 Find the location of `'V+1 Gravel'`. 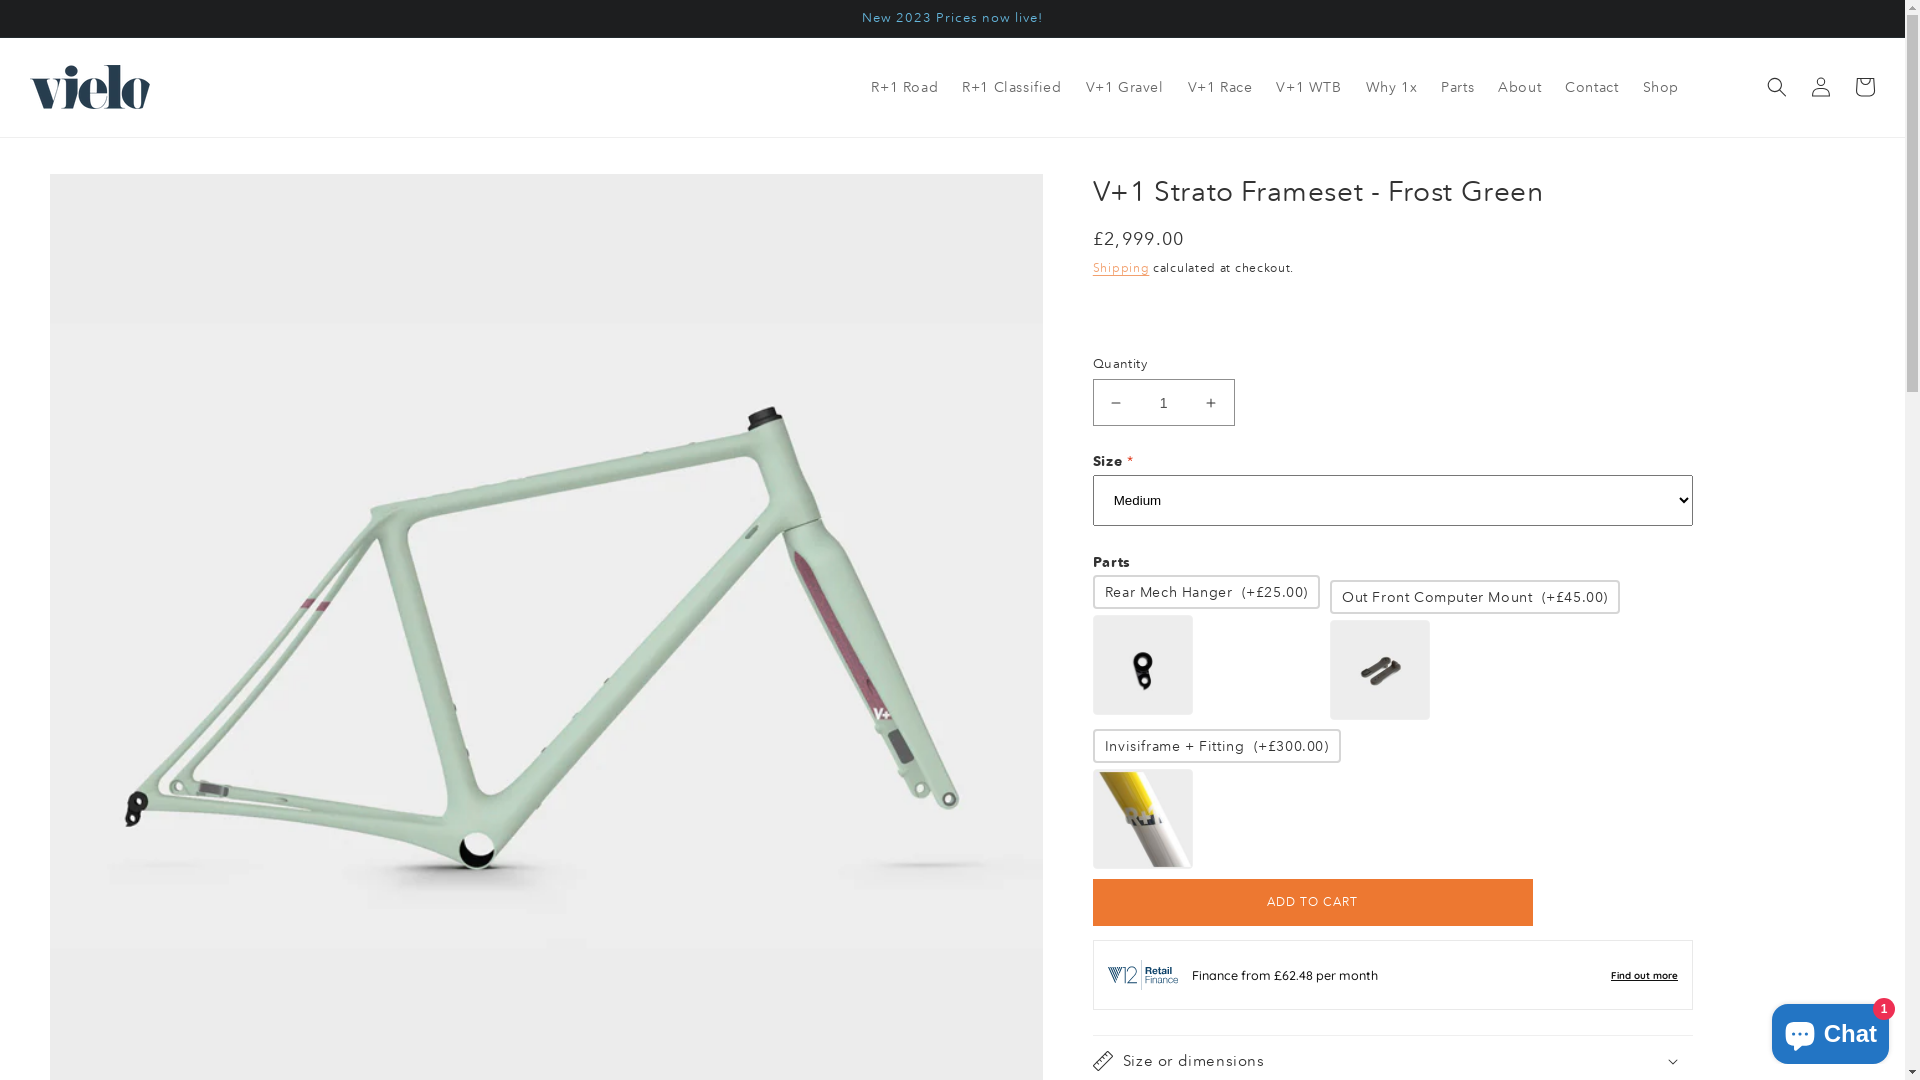

'V+1 Gravel' is located at coordinates (1124, 86).